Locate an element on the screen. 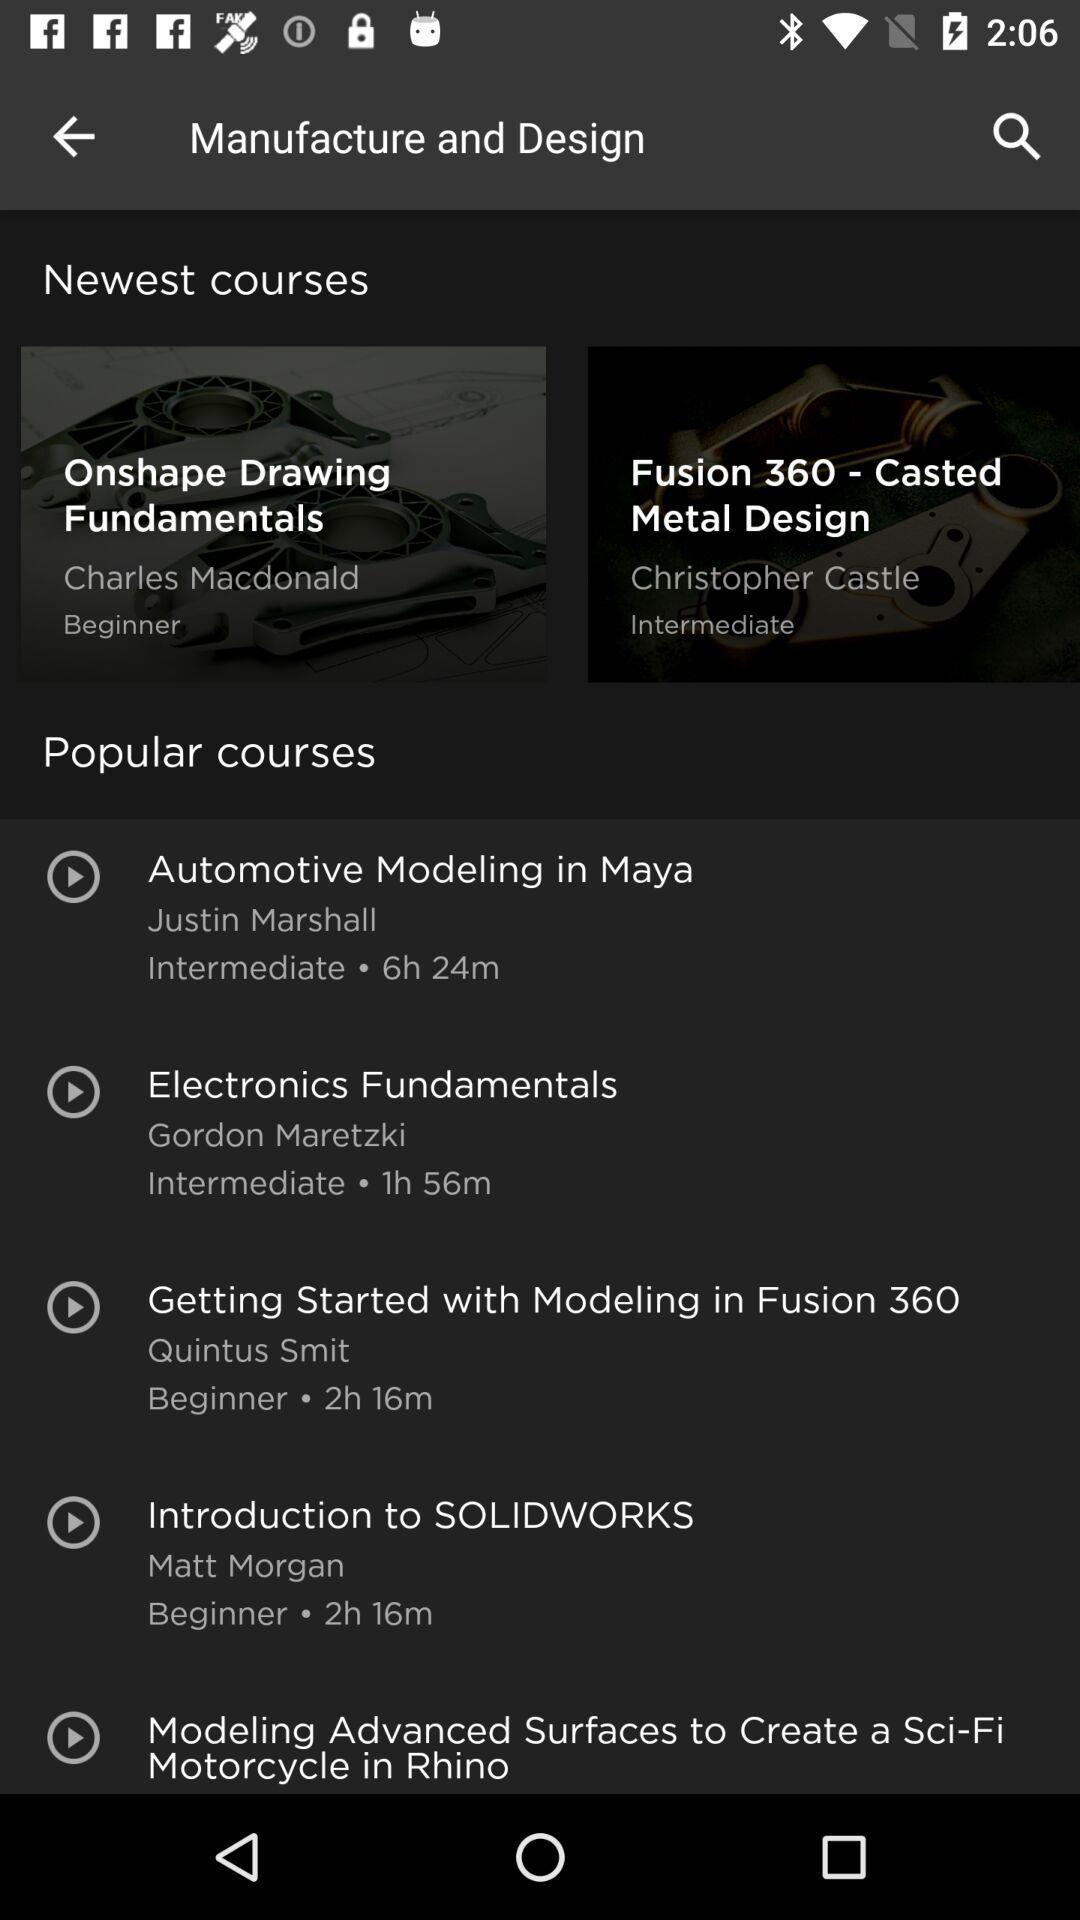 The width and height of the screenshot is (1080, 1920). the icon to the left of manufacture and design app is located at coordinates (72, 135).